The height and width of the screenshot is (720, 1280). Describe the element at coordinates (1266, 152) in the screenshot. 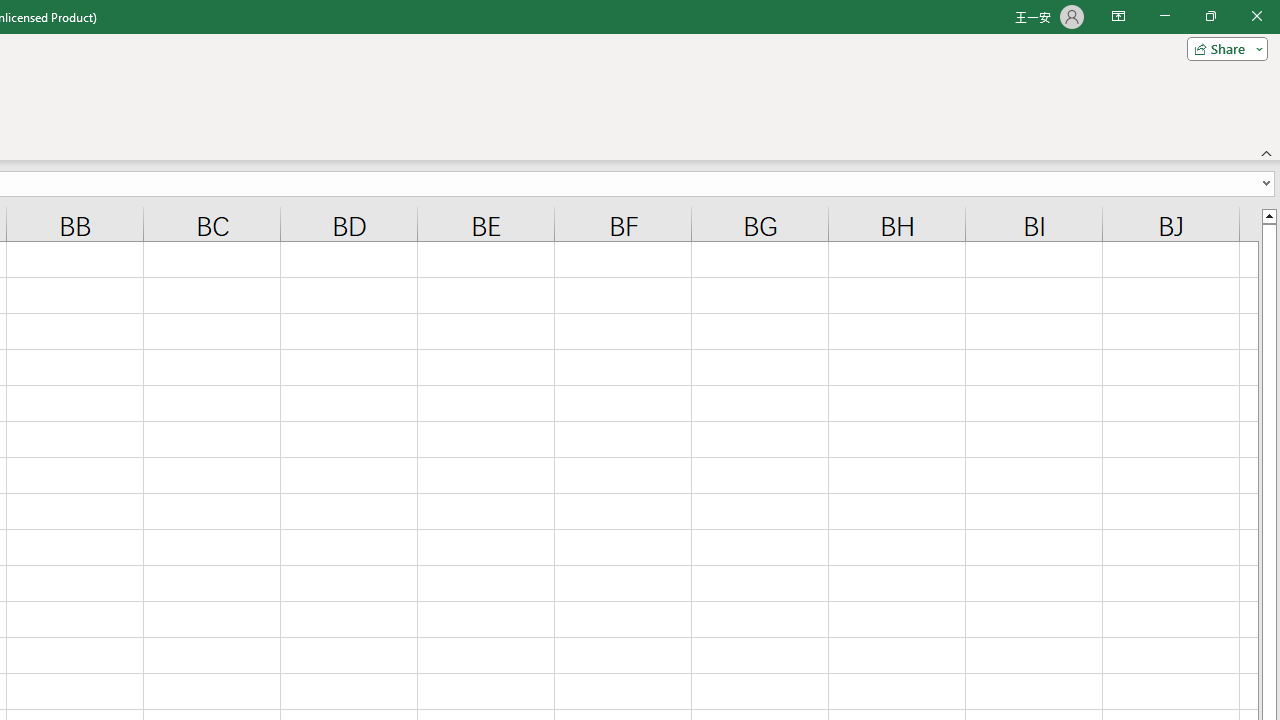

I see `'Collapse the Ribbon'` at that location.